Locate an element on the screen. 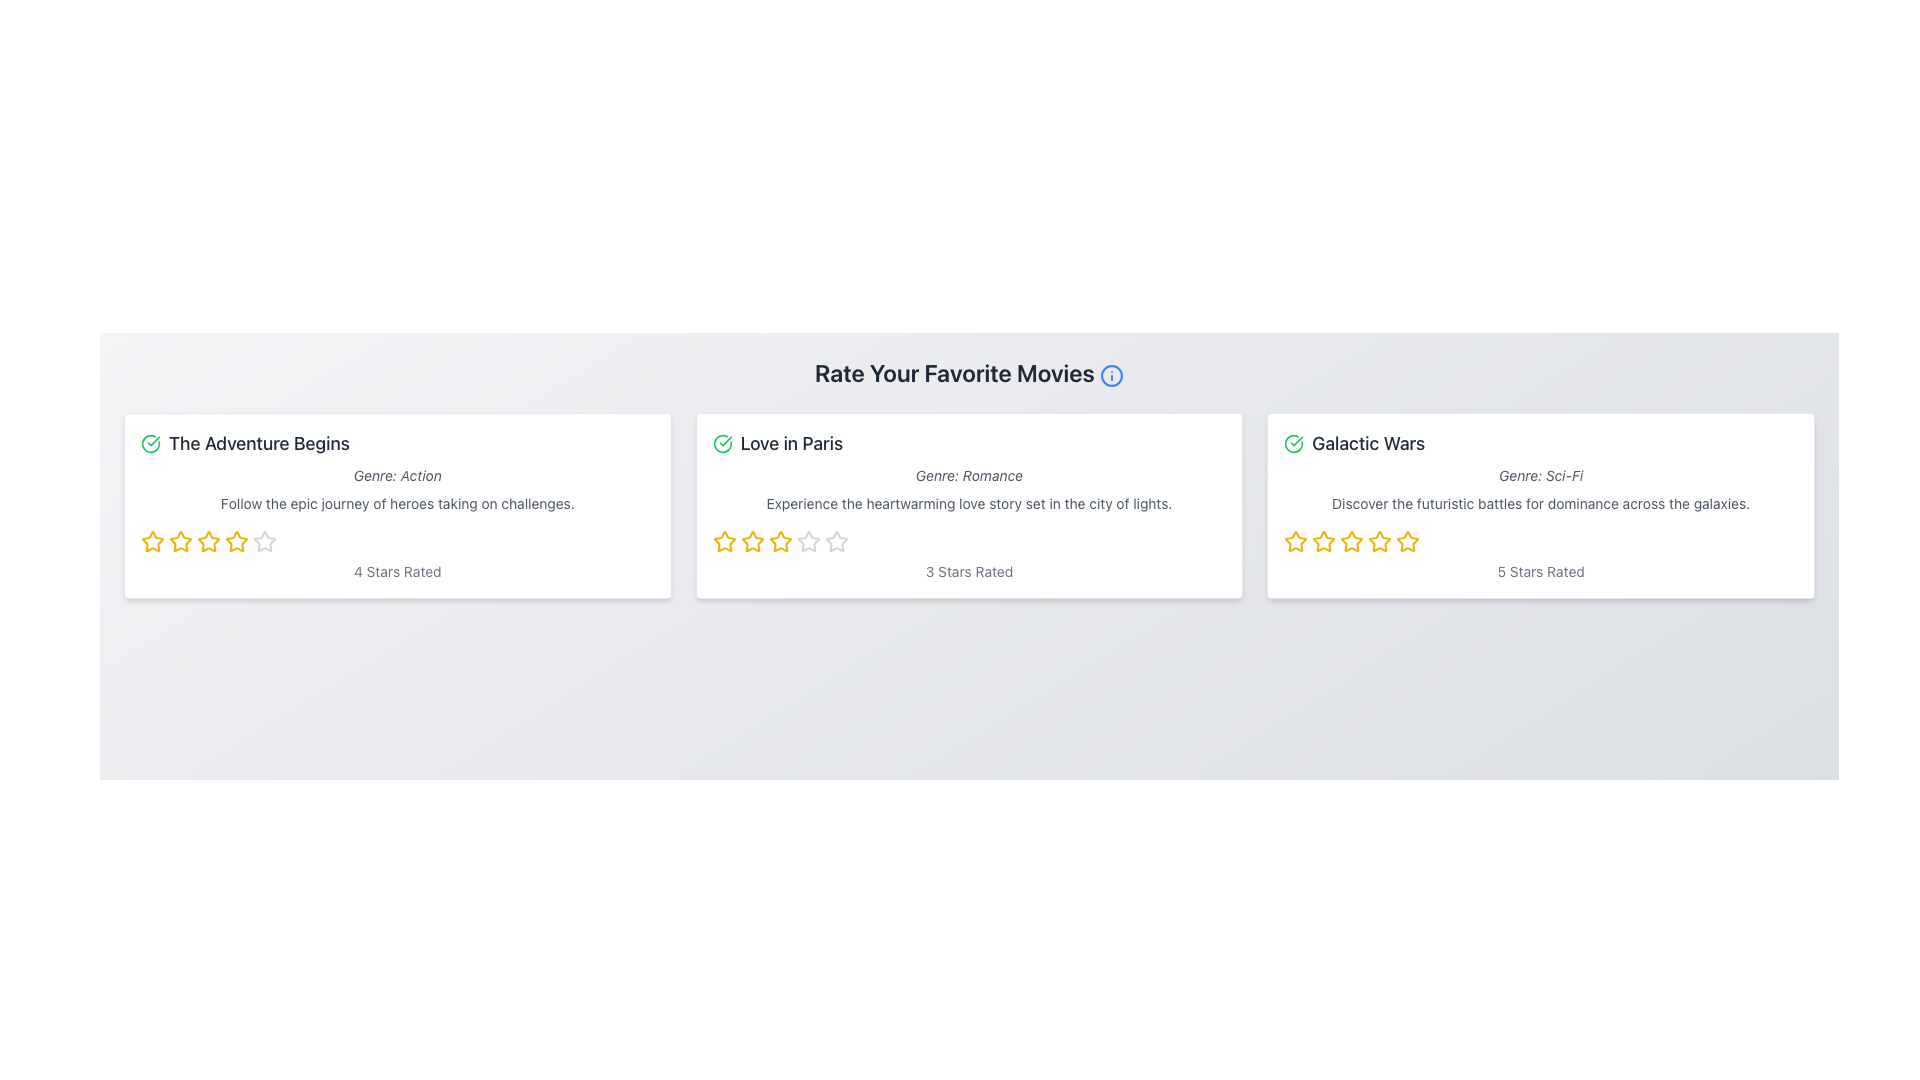 The height and width of the screenshot is (1080, 1920). the Text Label that serves as the title of the movie card, located in the top-left section of the leftmost card, positioned below a green checkmark icon and above the genre and description text is located at coordinates (258, 442).